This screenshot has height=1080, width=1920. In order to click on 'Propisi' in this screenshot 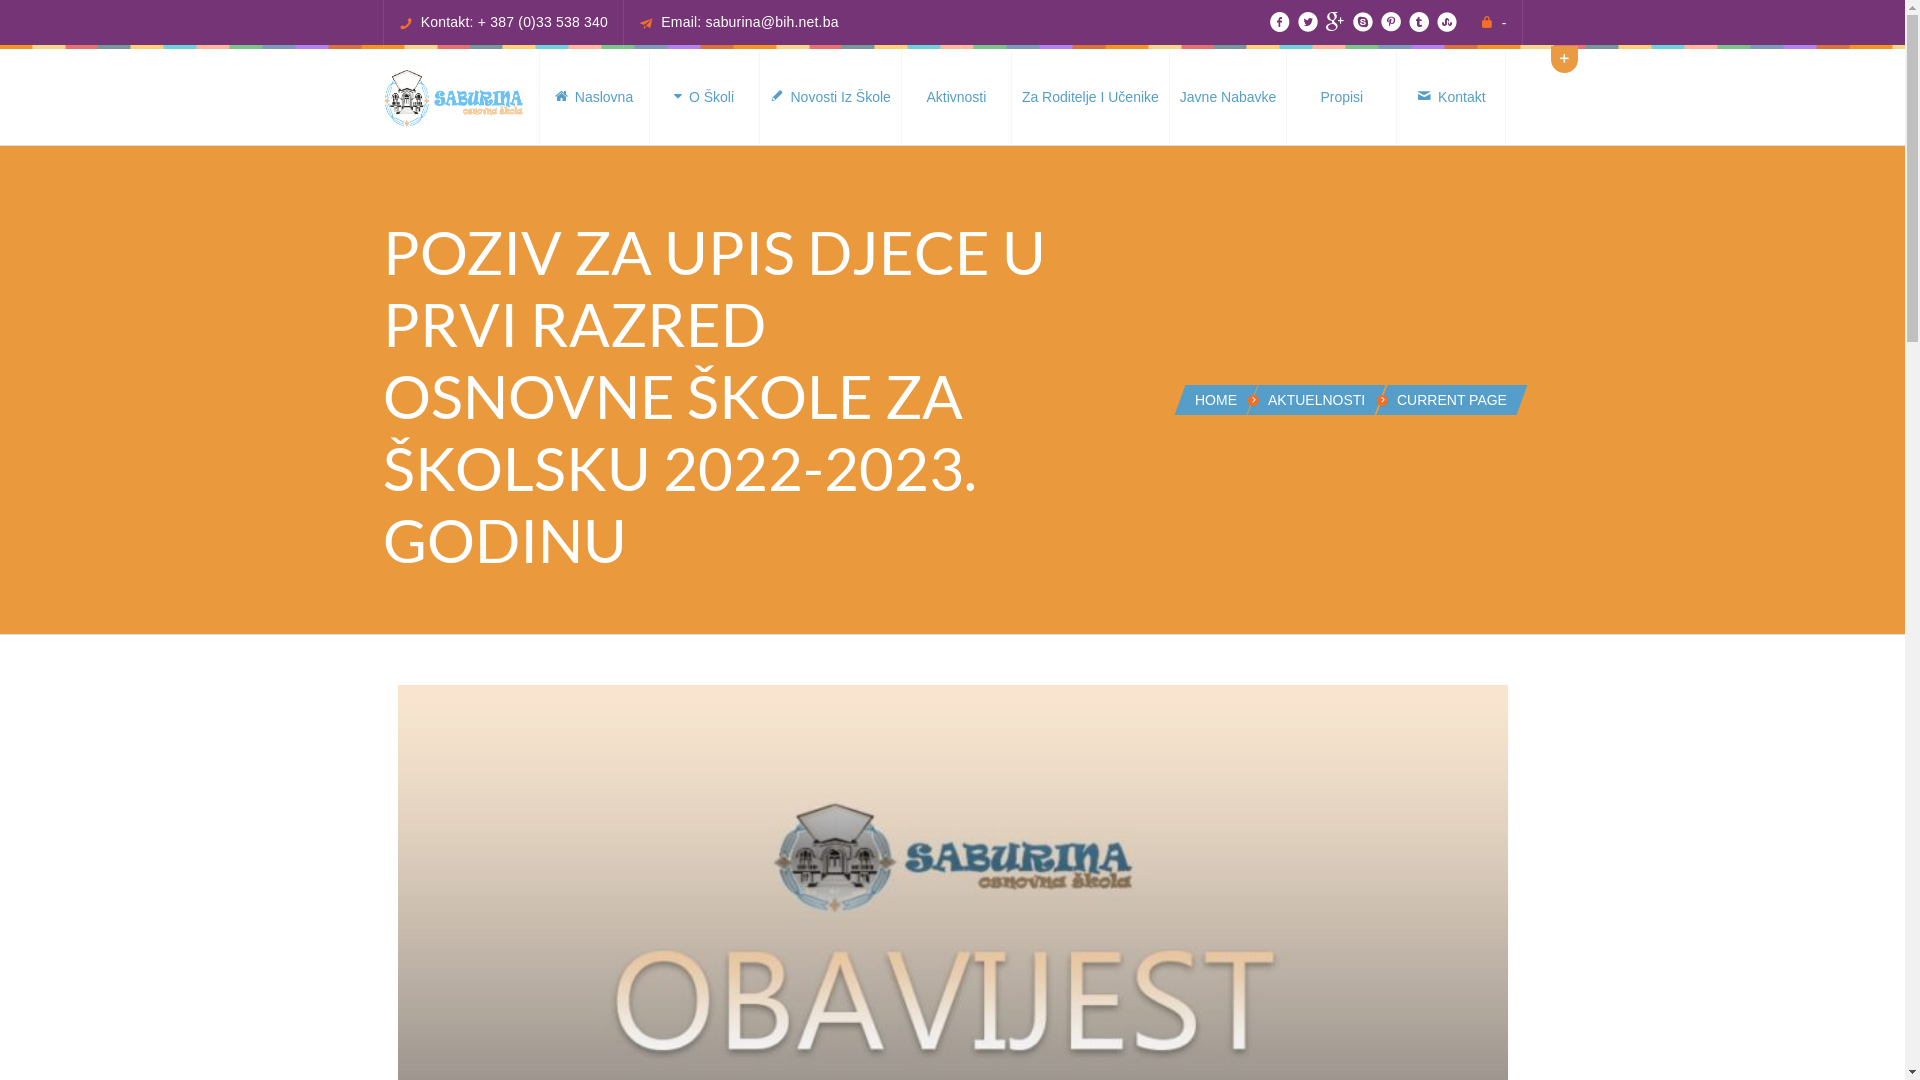, I will do `click(1340, 97)`.